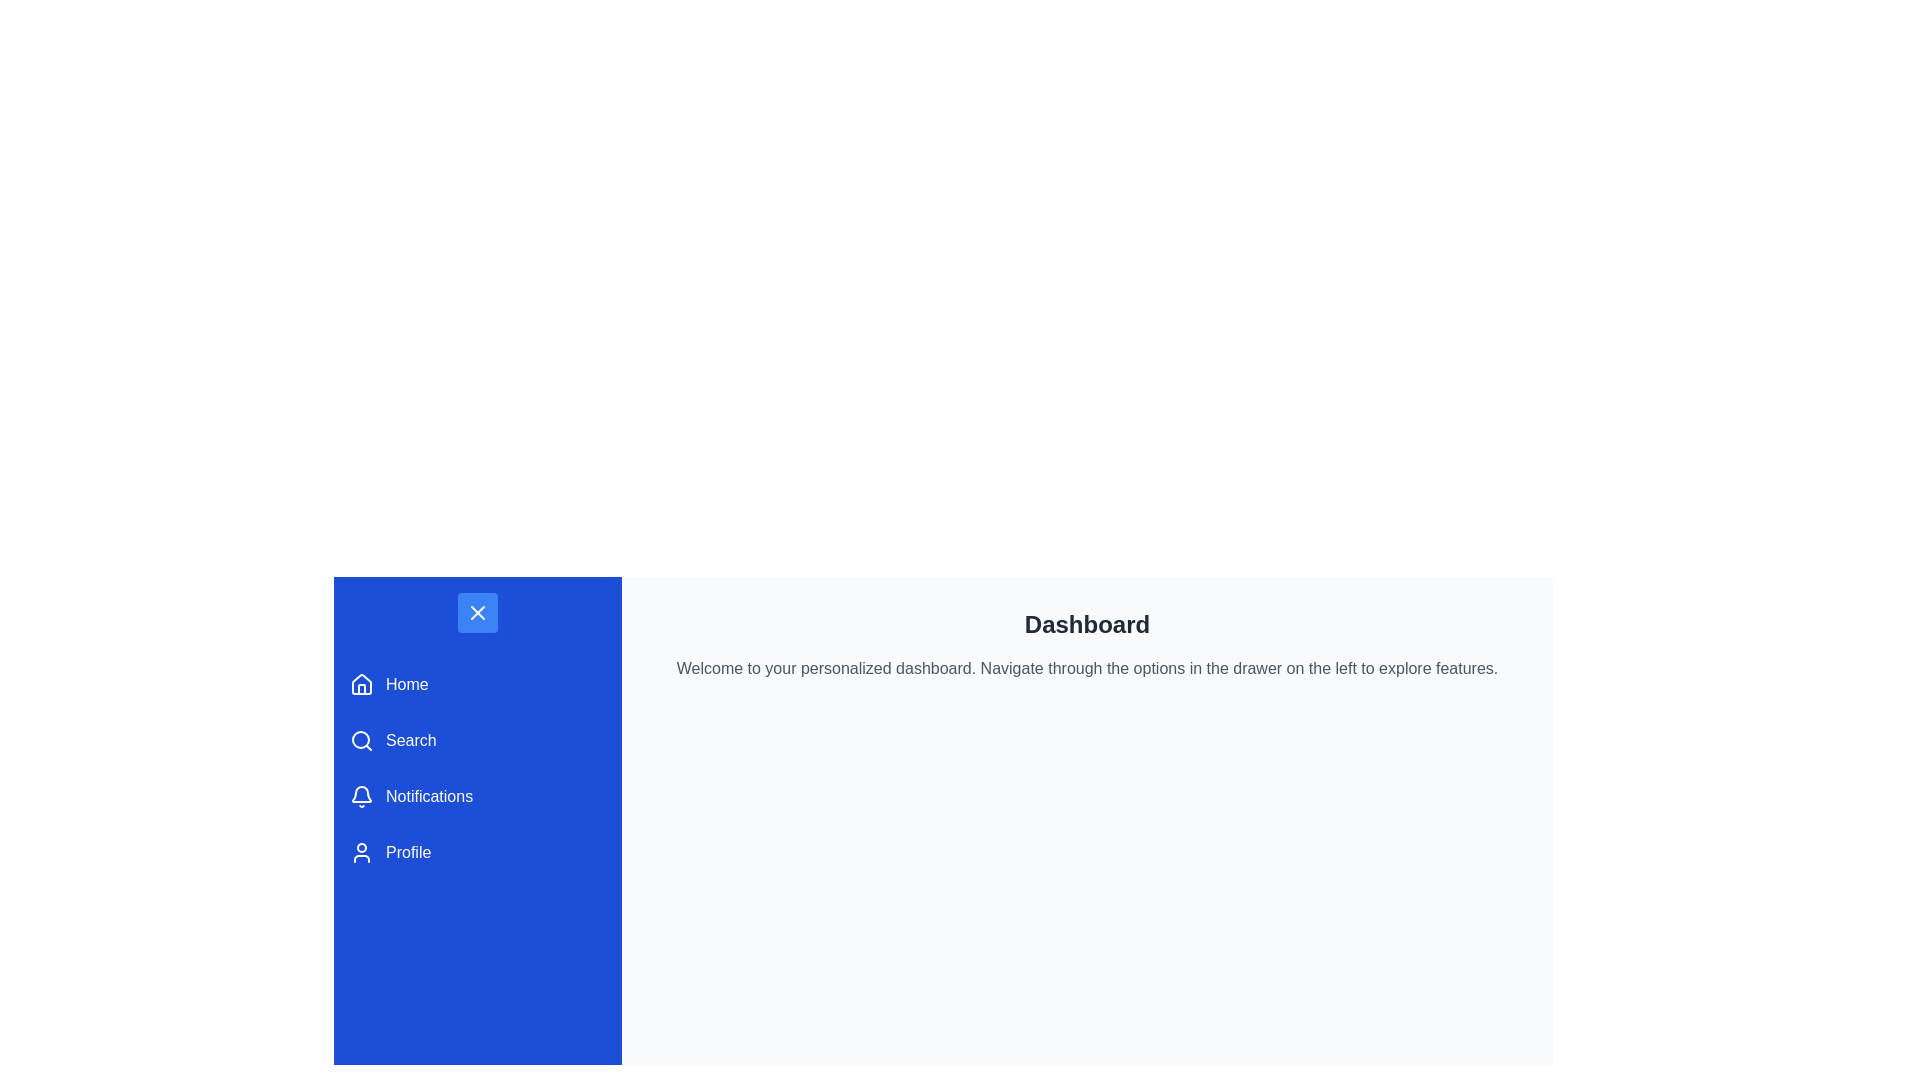 Image resolution: width=1920 pixels, height=1080 pixels. I want to click on the 'Profile' navigation link located in the left sidebar, which is the fourth item in the list of options, so click(477, 852).